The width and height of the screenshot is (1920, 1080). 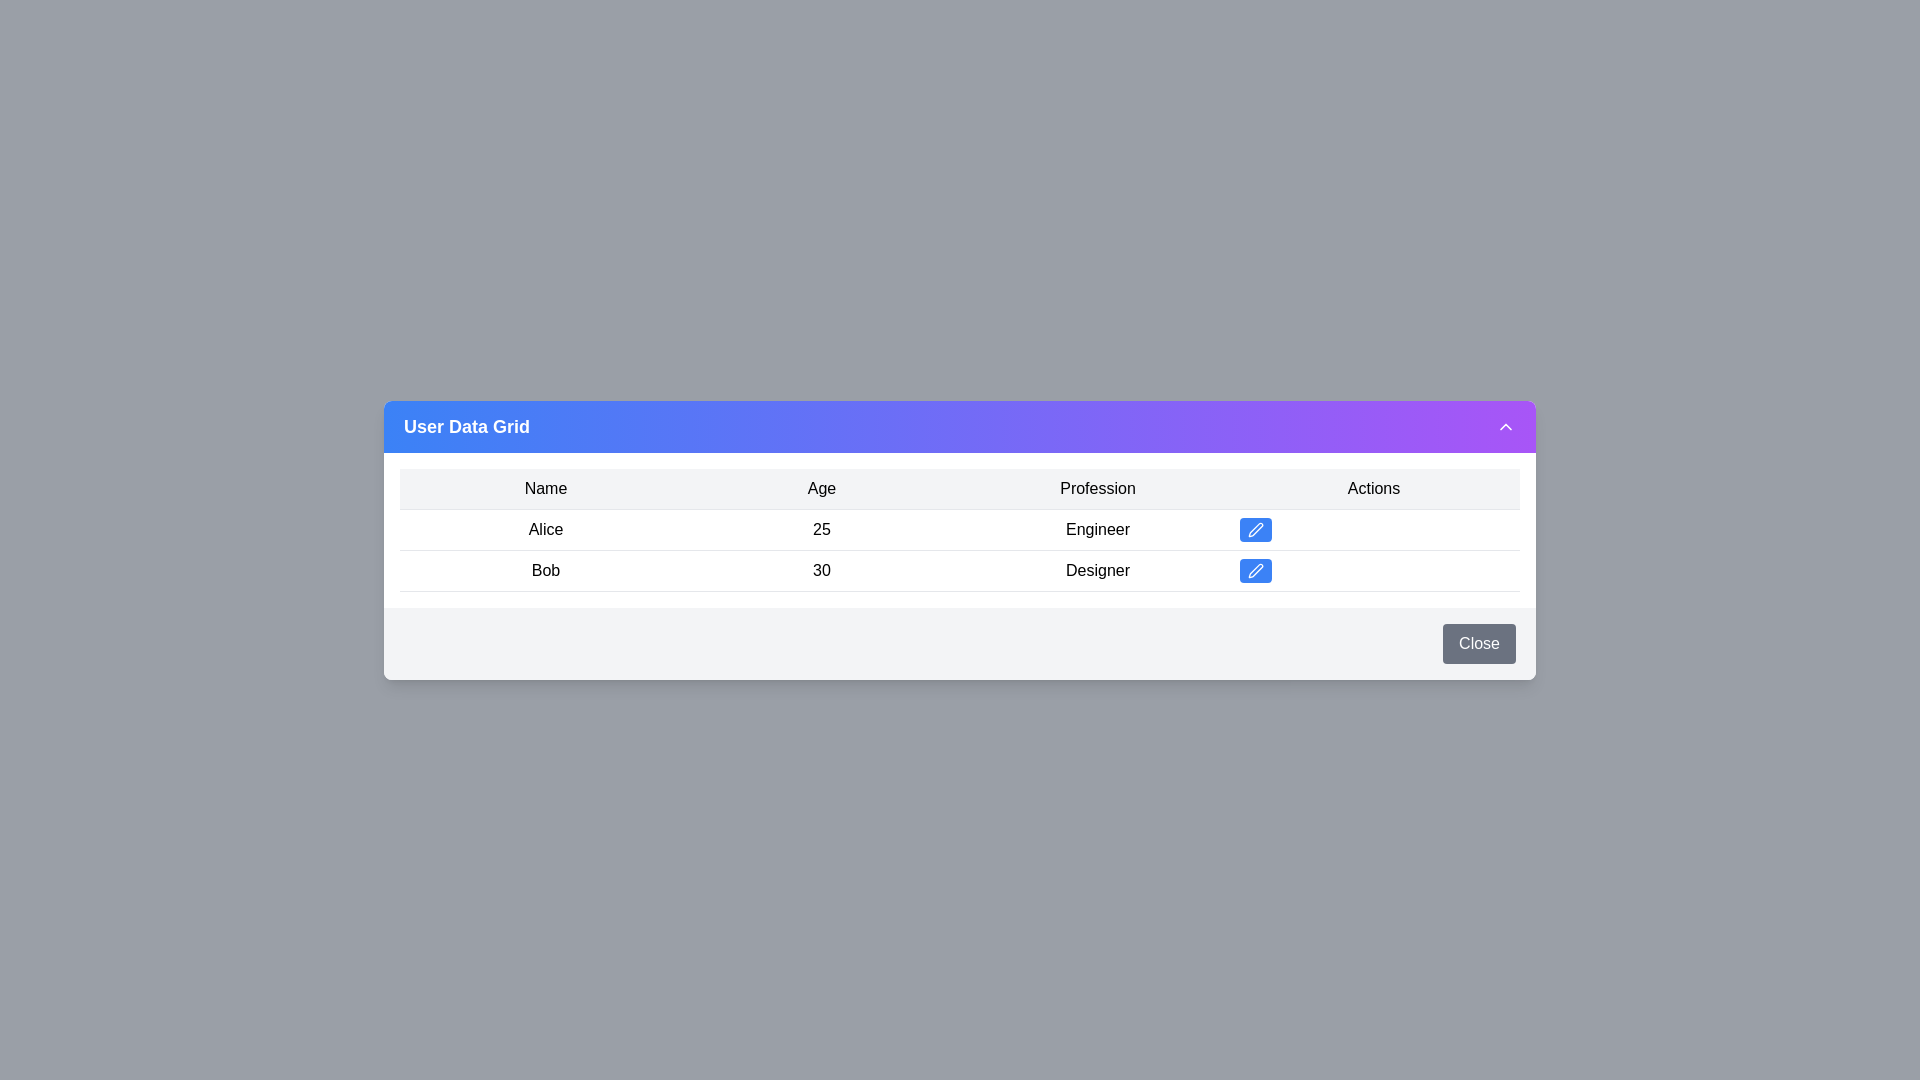 What do you see at coordinates (1479, 643) in the screenshot?
I see `the 'Close' button with a gray background and white text located in the bottom-right corner of the modal interface` at bounding box center [1479, 643].